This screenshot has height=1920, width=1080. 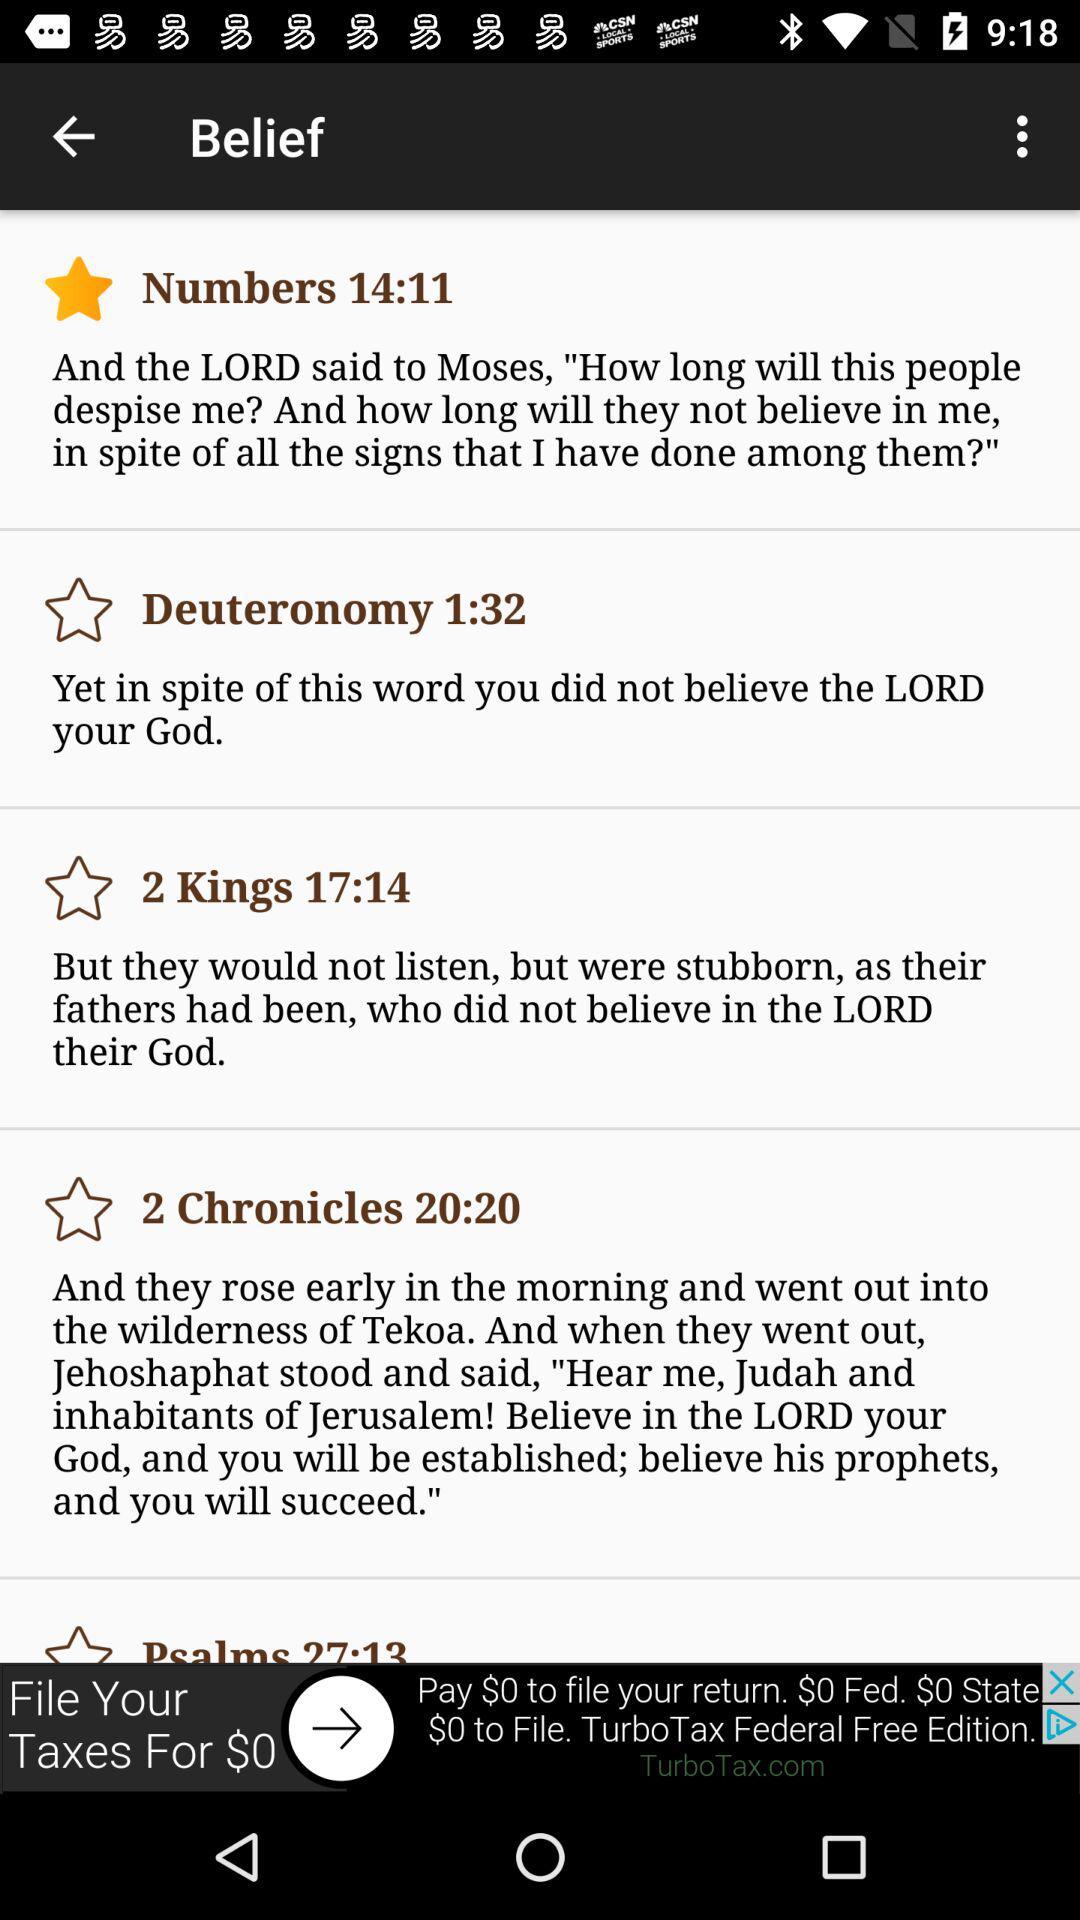 What do you see at coordinates (77, 1634) in the screenshot?
I see `star sympol` at bounding box center [77, 1634].